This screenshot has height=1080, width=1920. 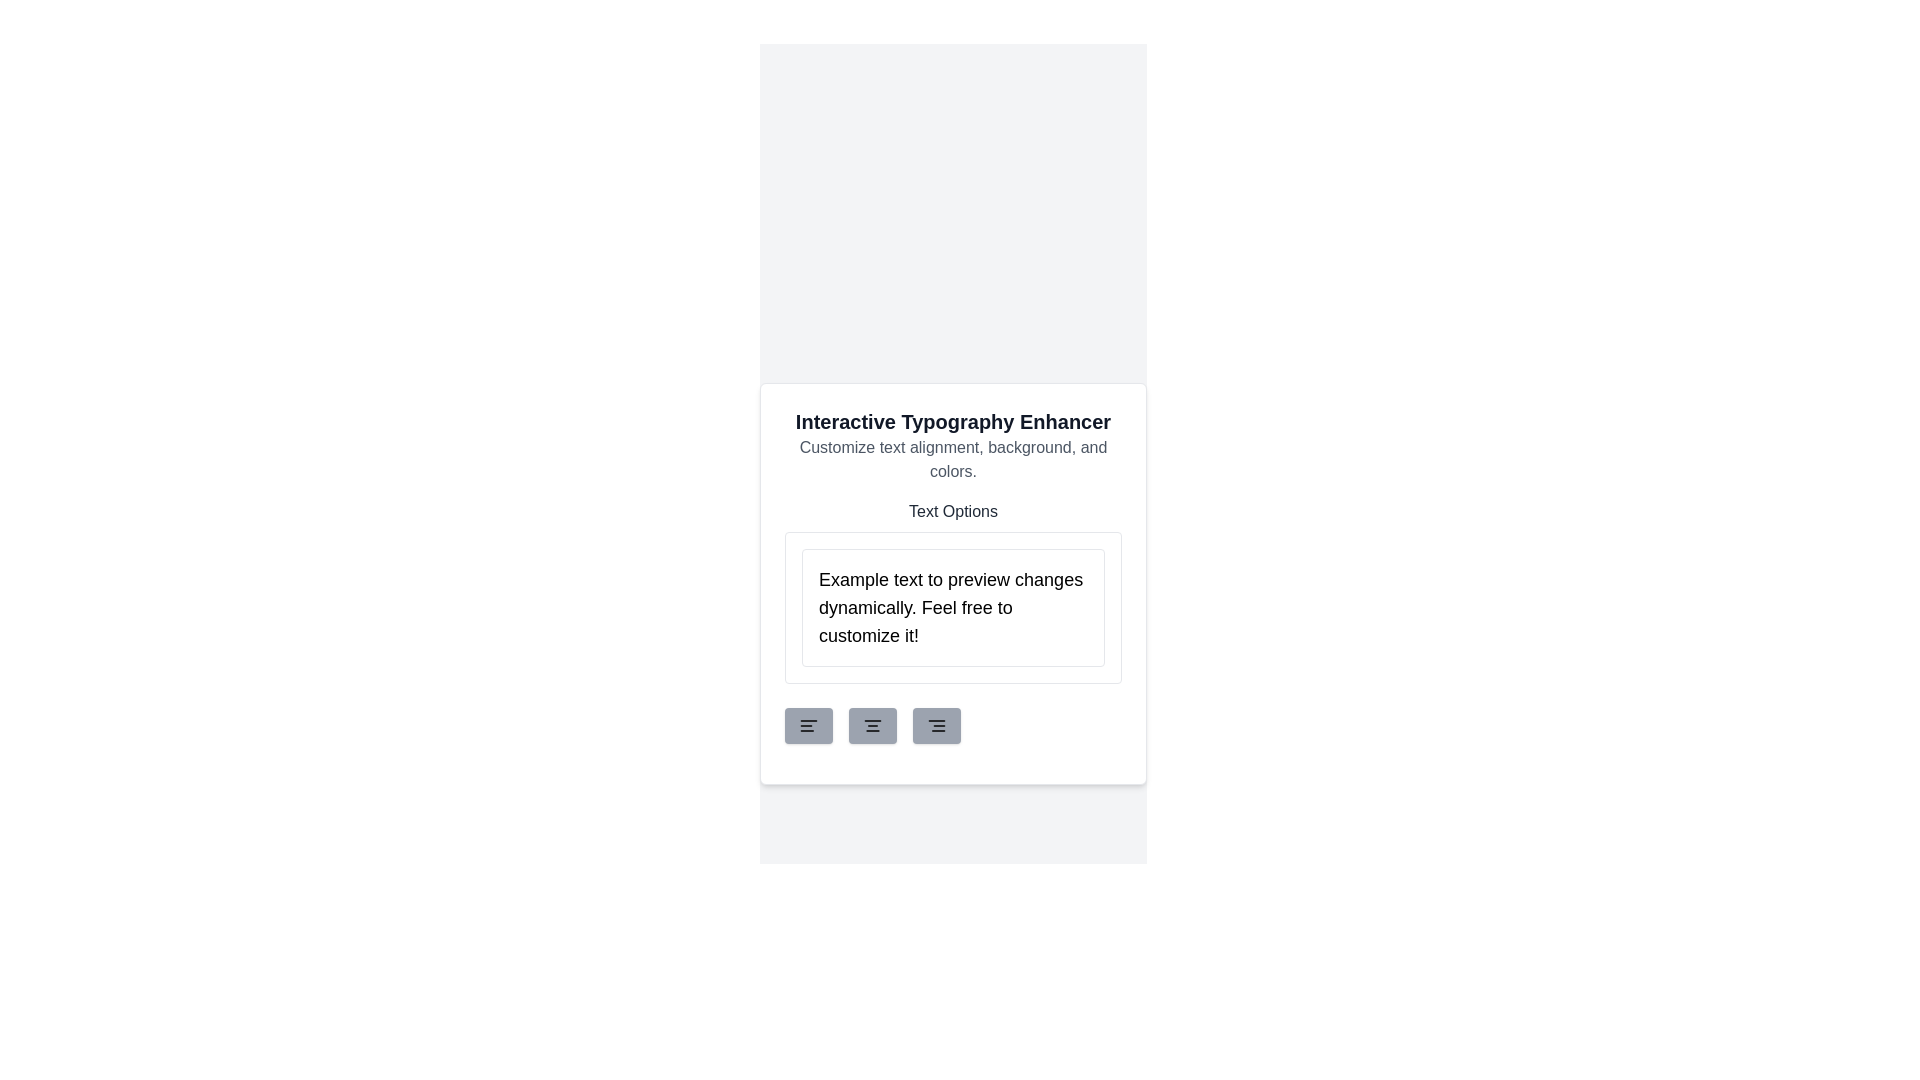 I want to click on the center alignment icon, which is depicted with three horizontal lines, so click(x=873, y=725).